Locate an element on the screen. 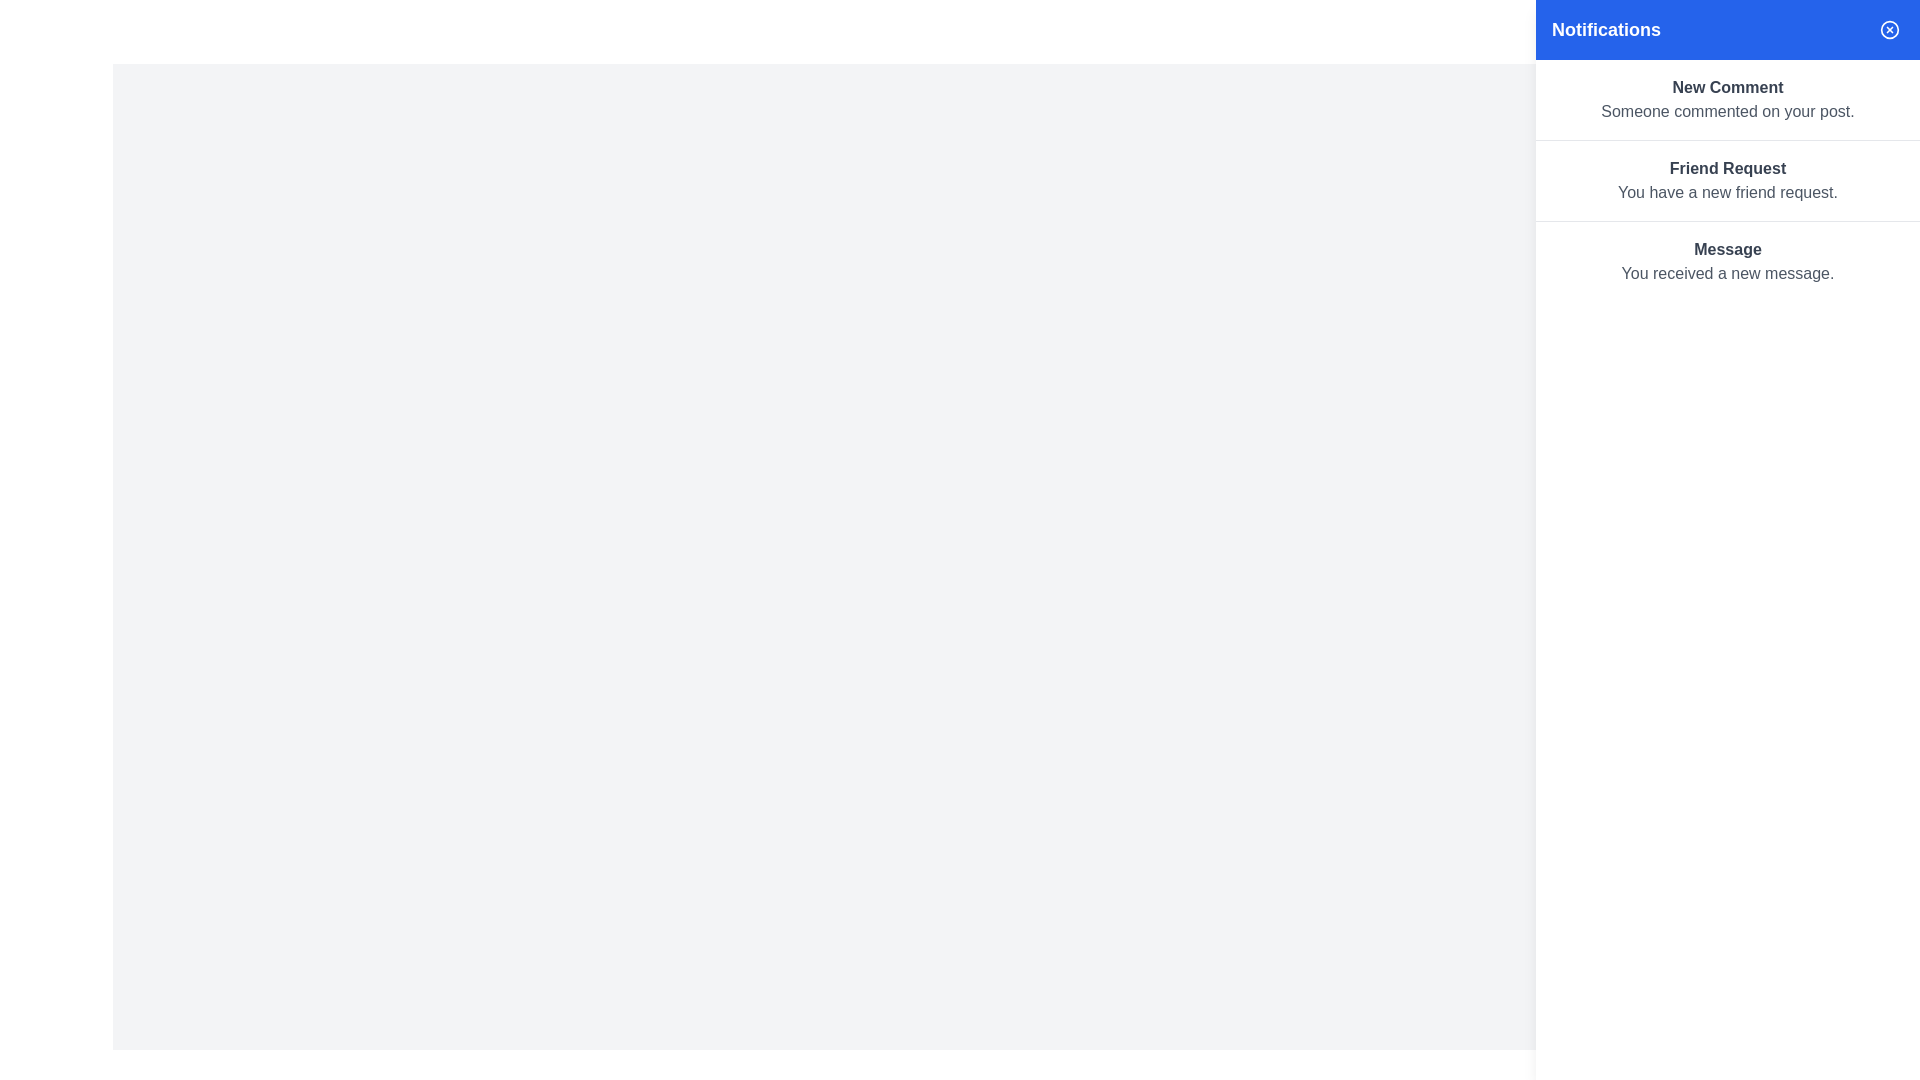 Image resolution: width=1920 pixels, height=1080 pixels. the close button styled as a circular icon with a blue background and white outline located at the top-right corner of the notification bar is located at coordinates (1889, 30).